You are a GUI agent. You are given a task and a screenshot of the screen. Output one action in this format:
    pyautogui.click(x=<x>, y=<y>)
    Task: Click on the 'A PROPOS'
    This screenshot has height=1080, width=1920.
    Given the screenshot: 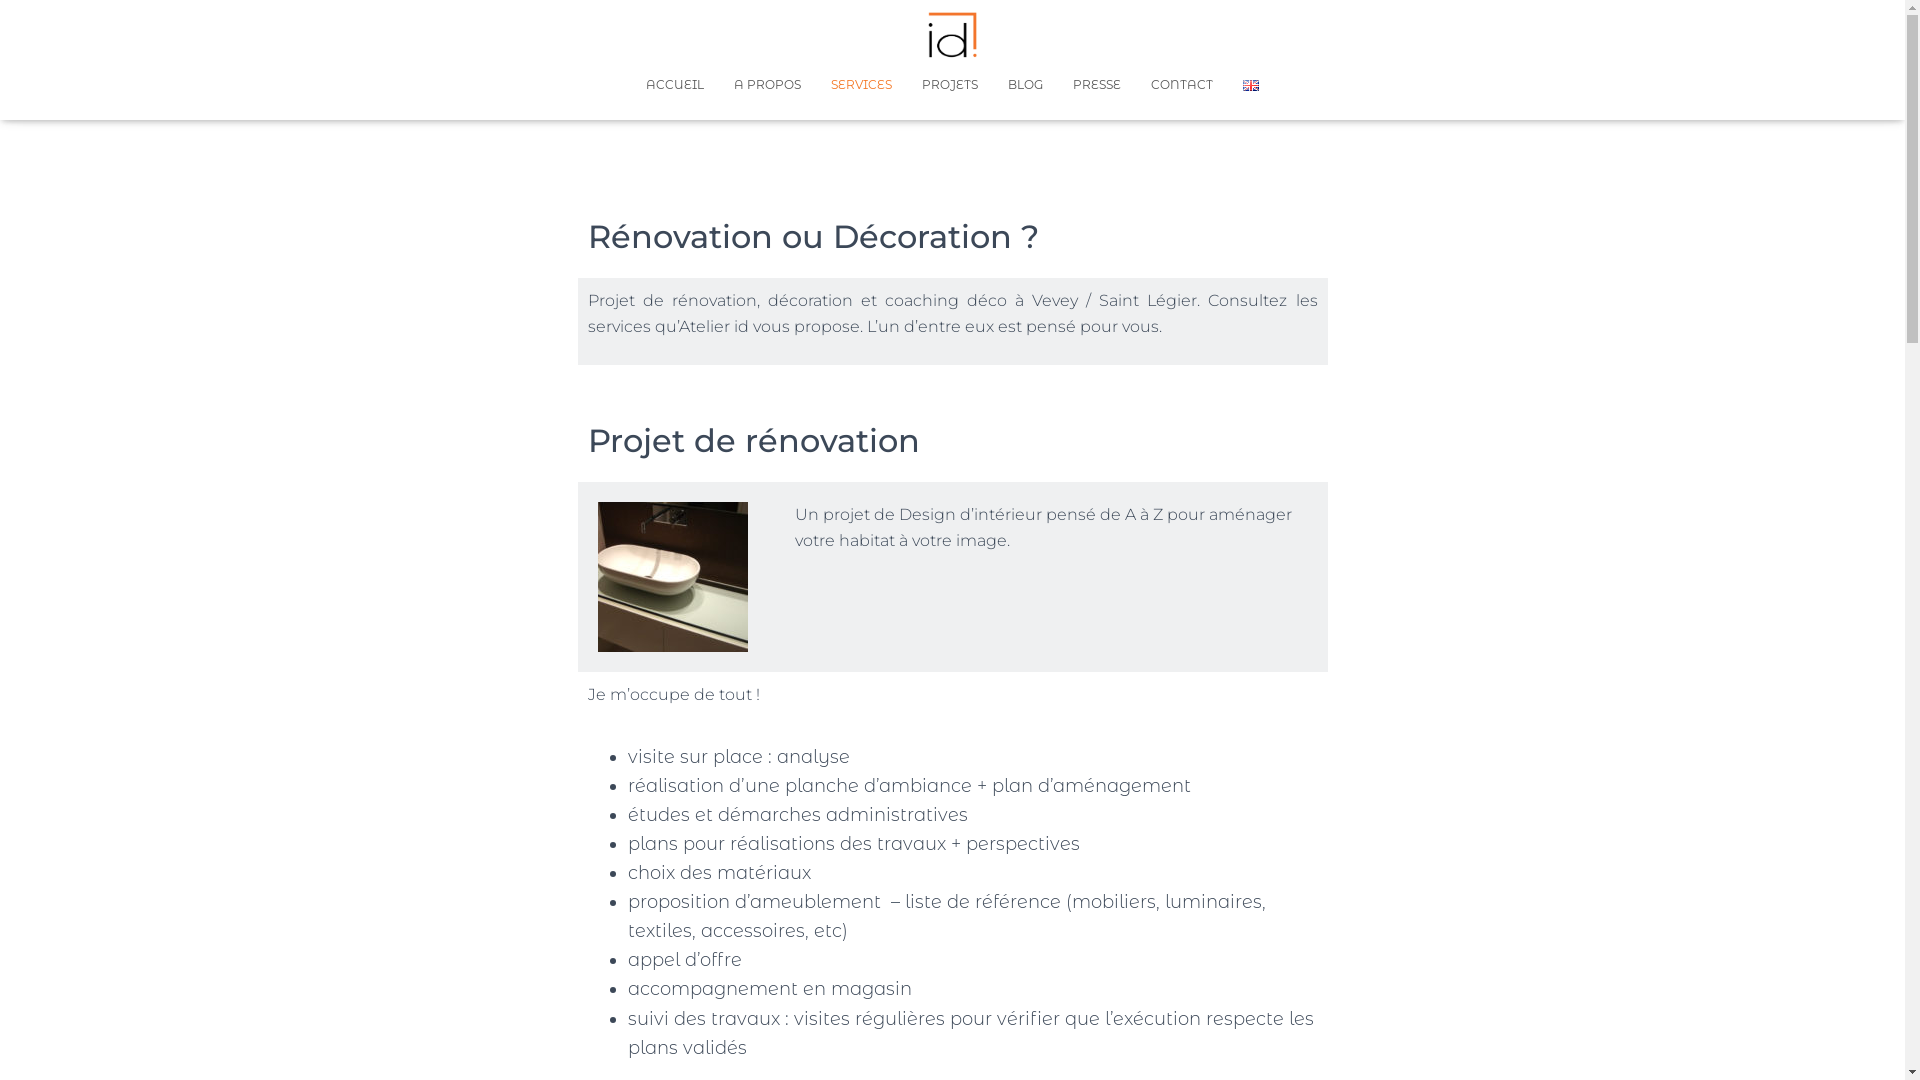 What is the action you would take?
    pyautogui.click(x=766, y=83)
    